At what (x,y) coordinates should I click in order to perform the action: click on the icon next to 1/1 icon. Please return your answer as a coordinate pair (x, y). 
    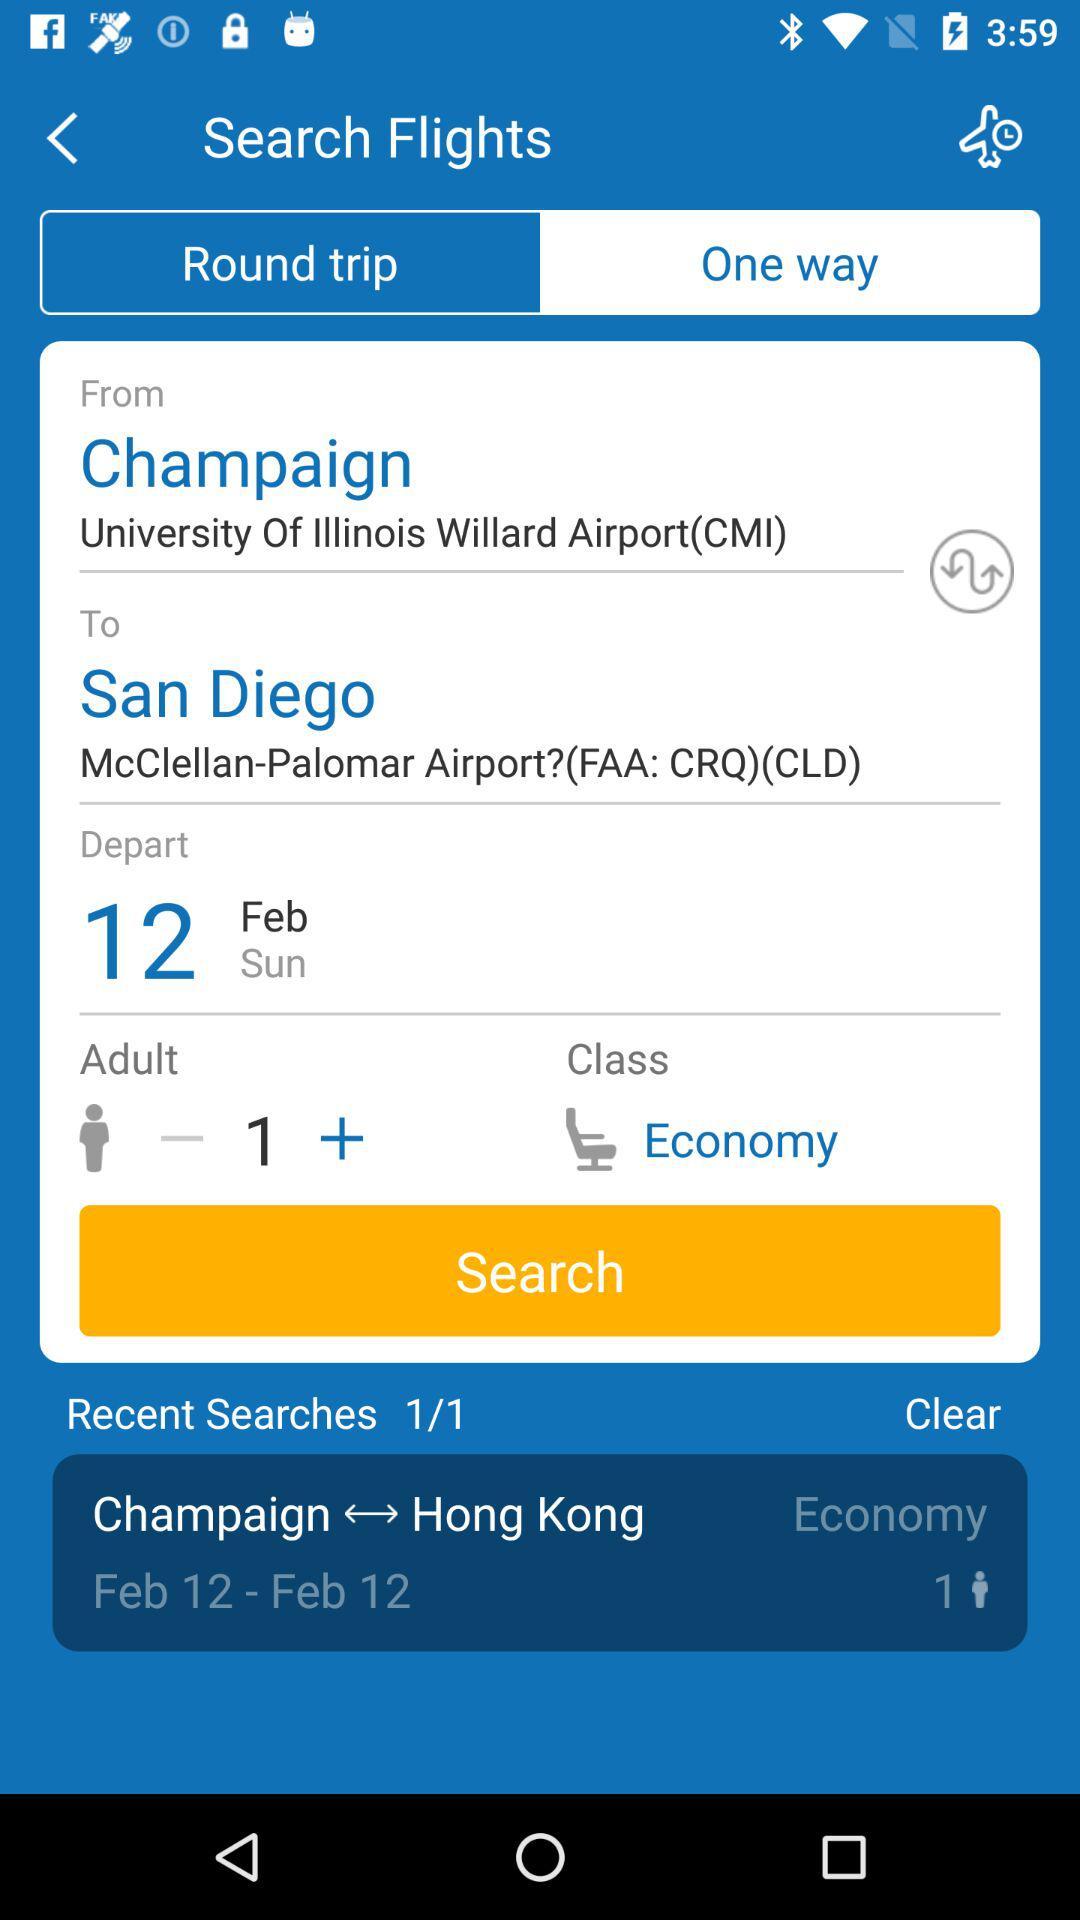
    Looking at the image, I should click on (951, 1411).